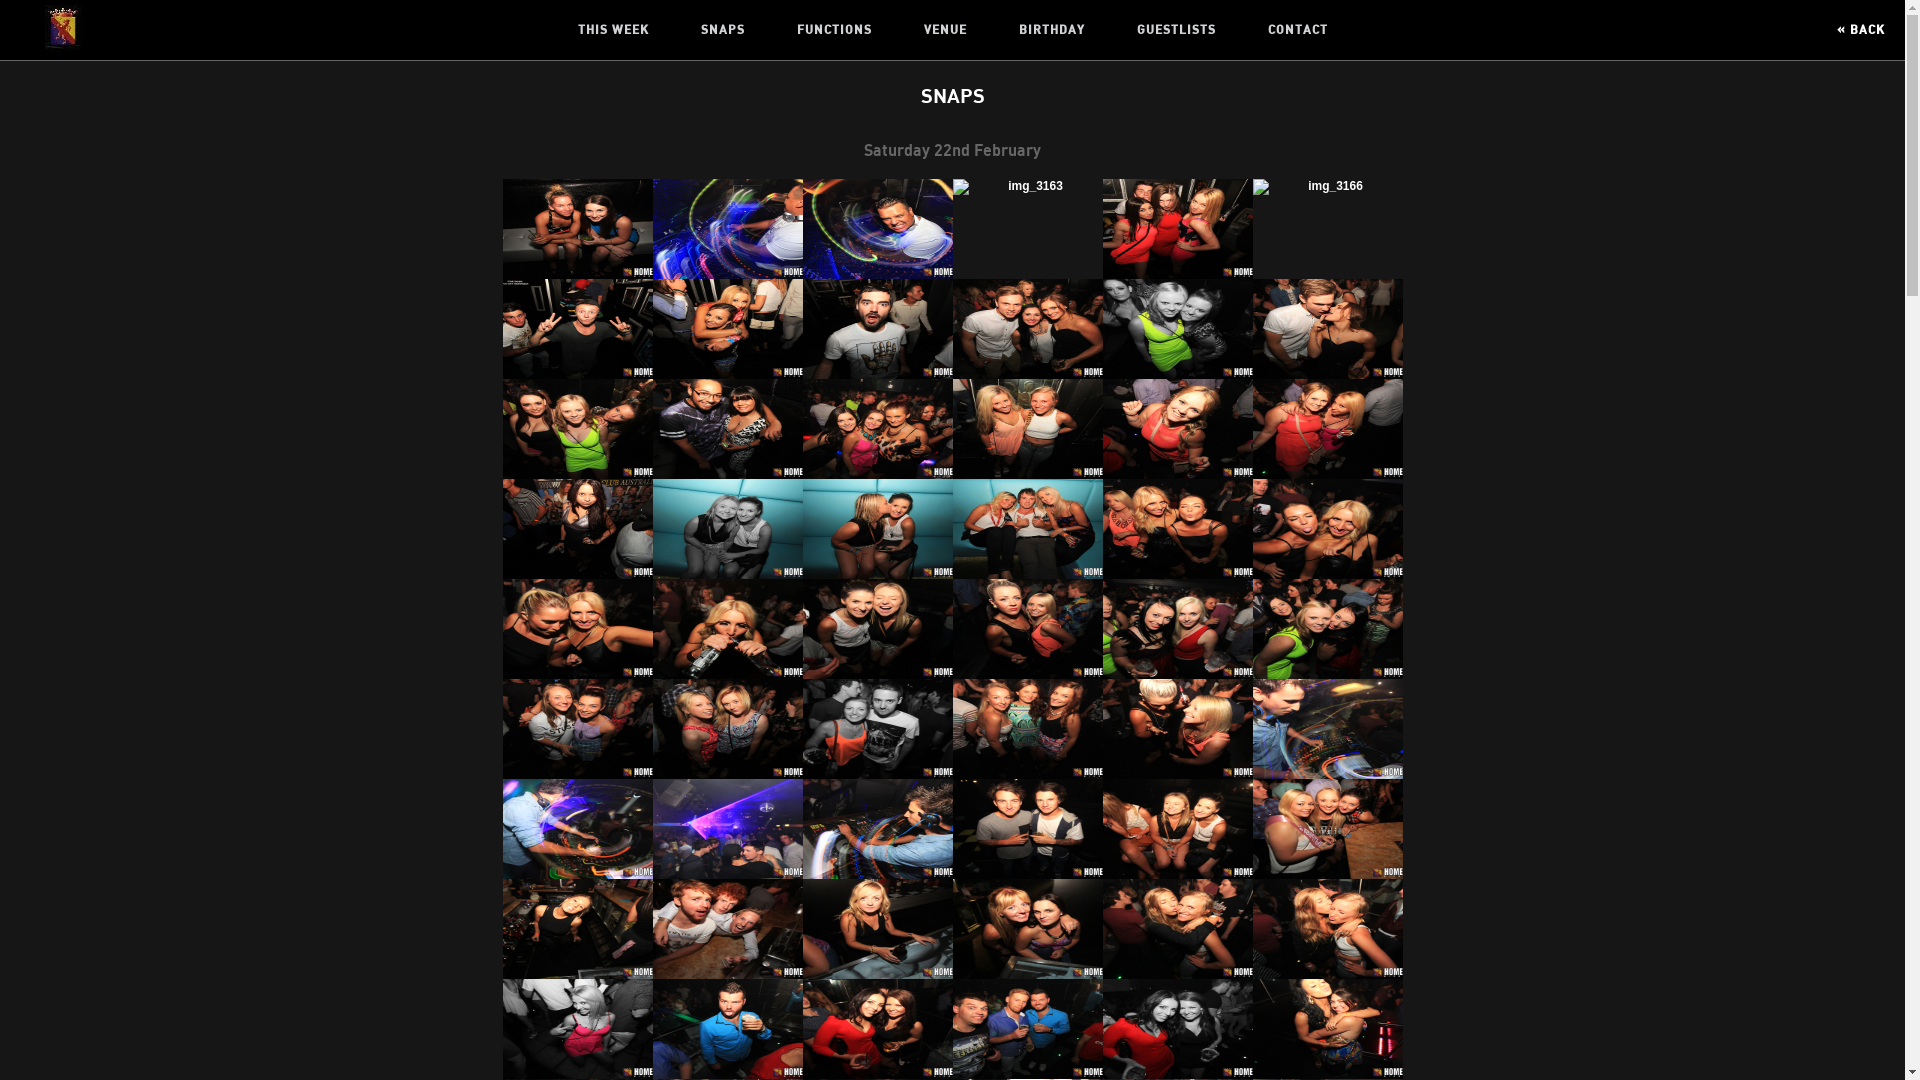 The height and width of the screenshot is (1080, 1920). Describe the element at coordinates (1176, 929) in the screenshot. I see `' '` at that location.